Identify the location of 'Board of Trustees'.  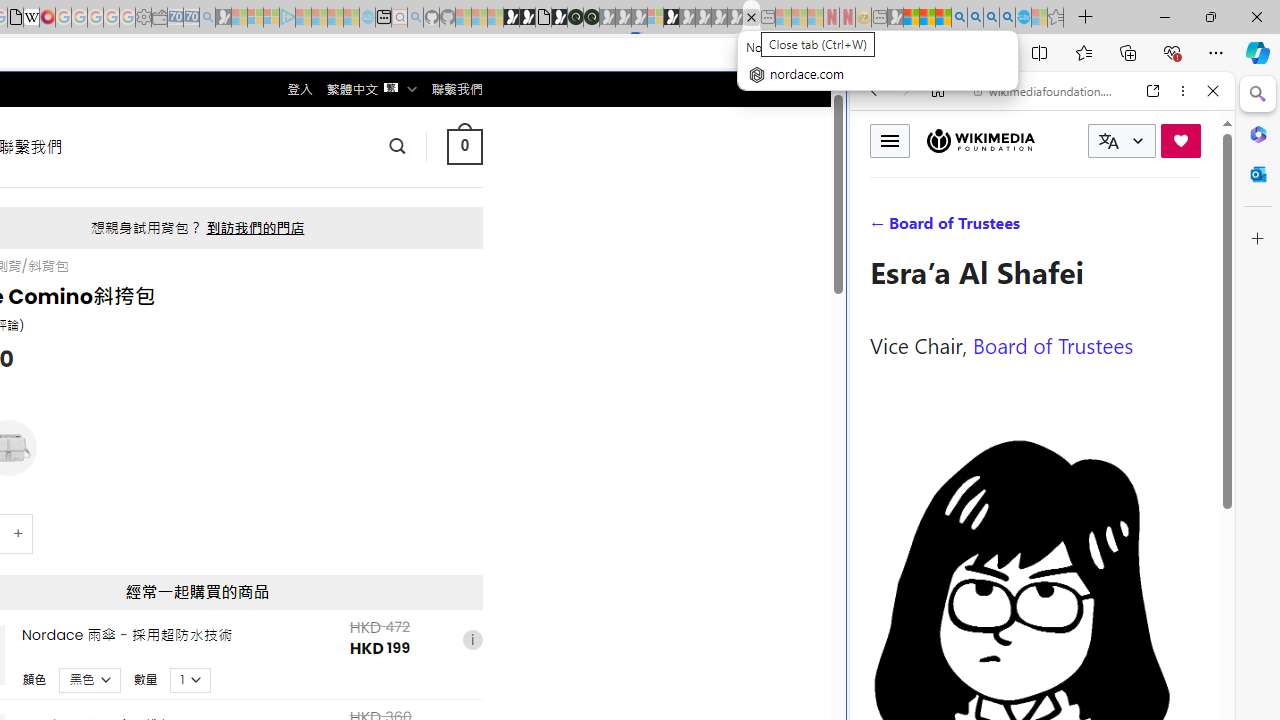
(1052, 343).